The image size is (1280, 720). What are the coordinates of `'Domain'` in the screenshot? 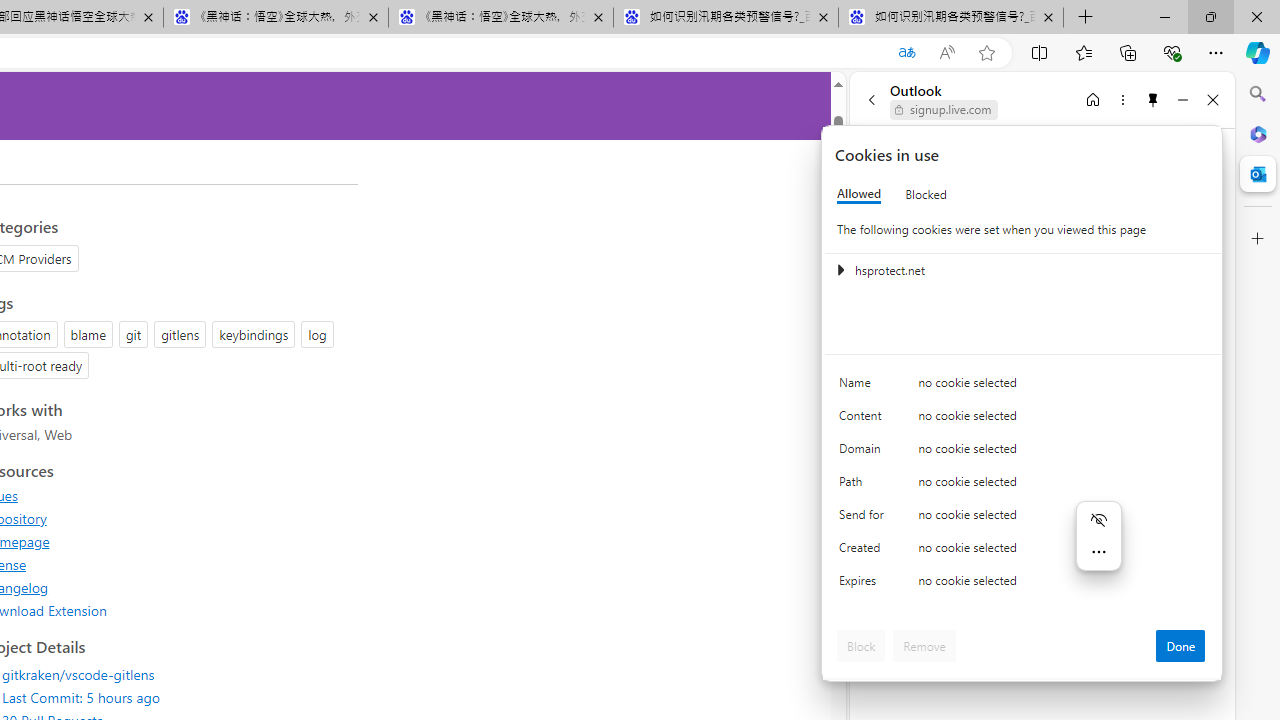 It's located at (865, 453).